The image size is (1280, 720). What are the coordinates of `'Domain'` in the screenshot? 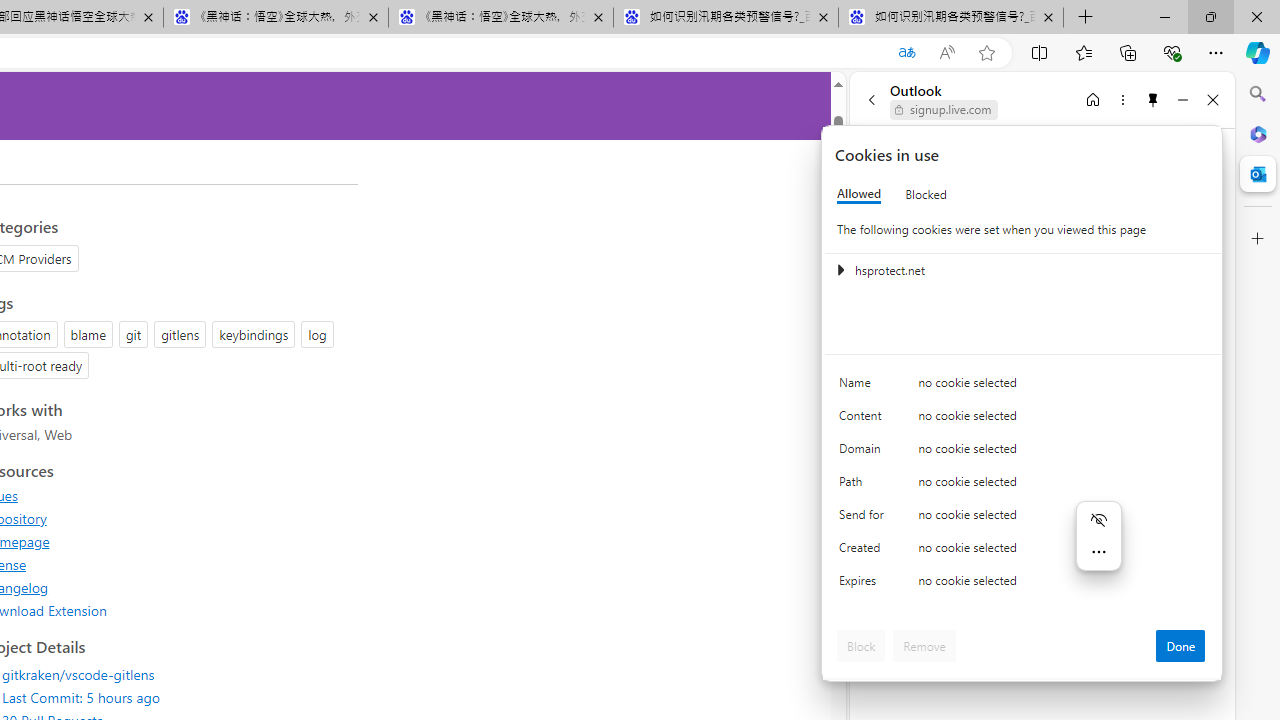 It's located at (865, 453).